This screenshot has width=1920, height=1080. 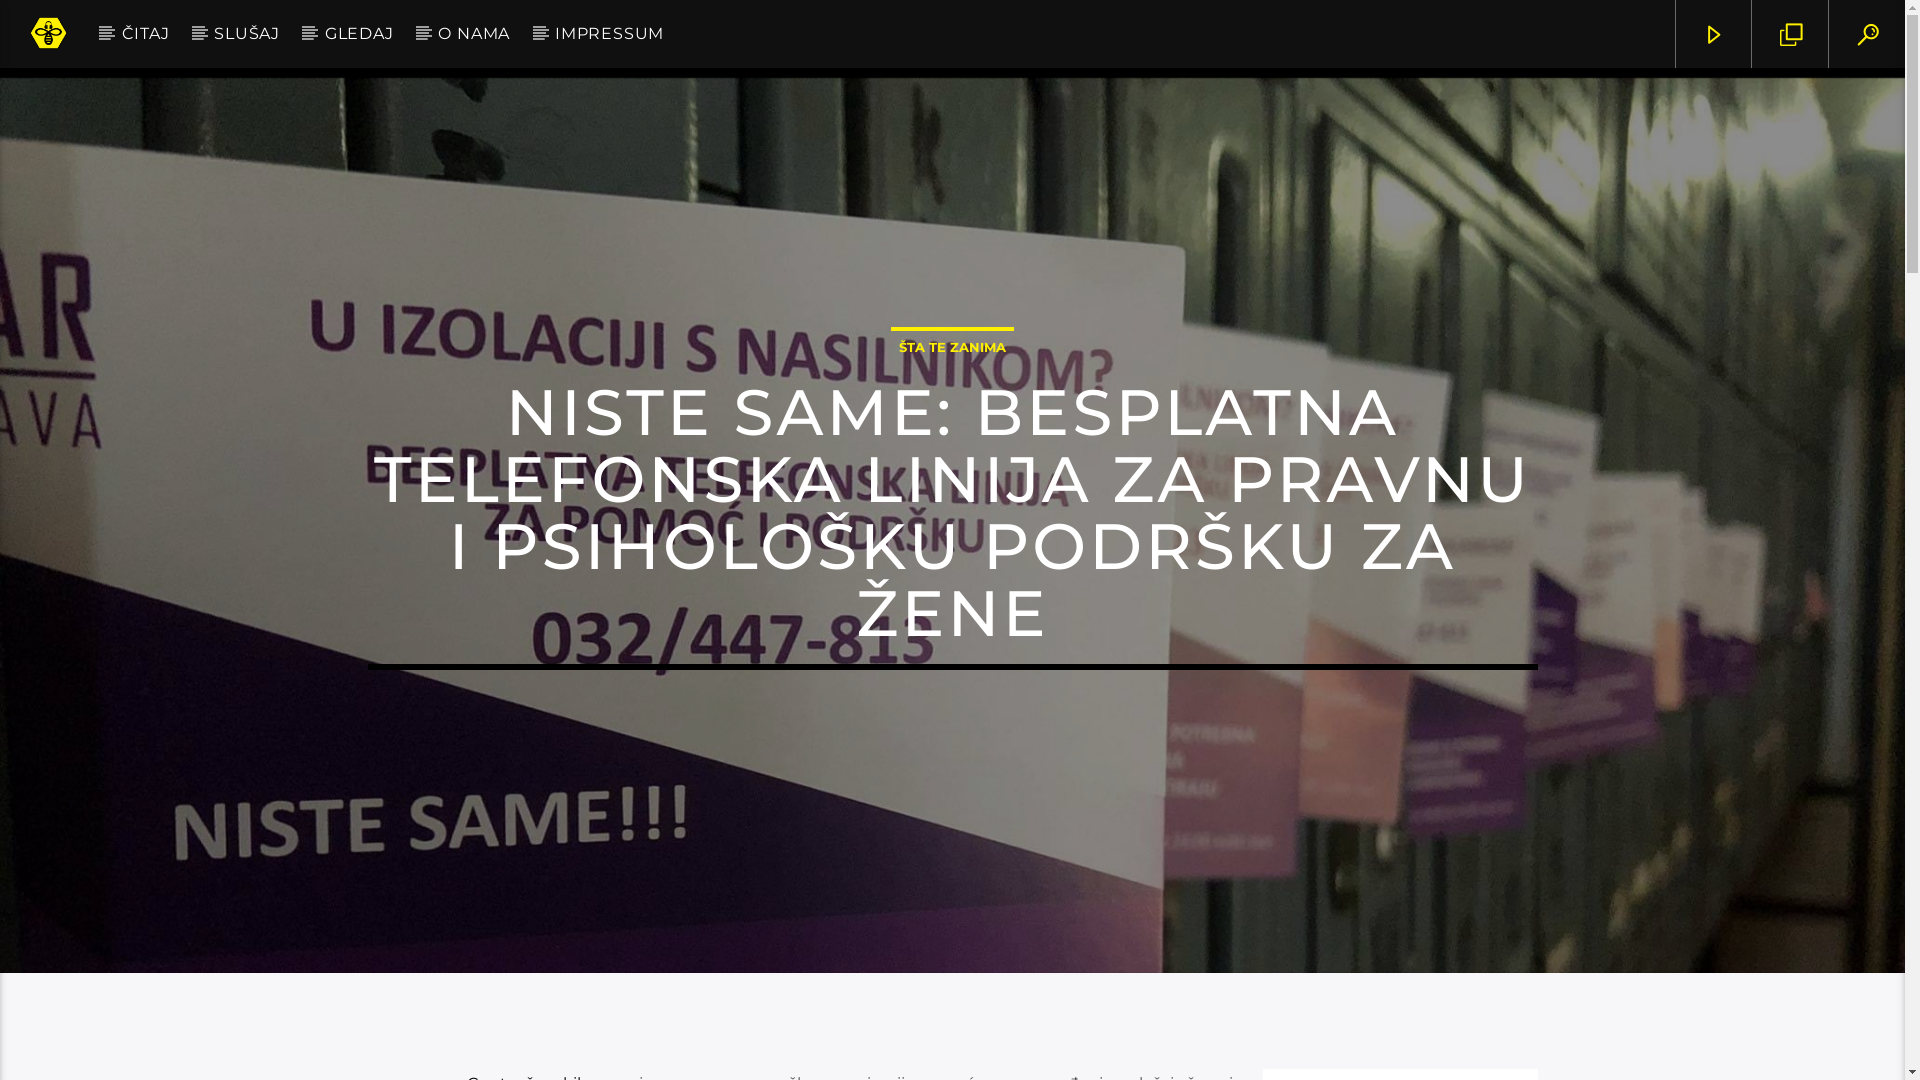 I want to click on 'IMPRESSUM', so click(x=532, y=34).